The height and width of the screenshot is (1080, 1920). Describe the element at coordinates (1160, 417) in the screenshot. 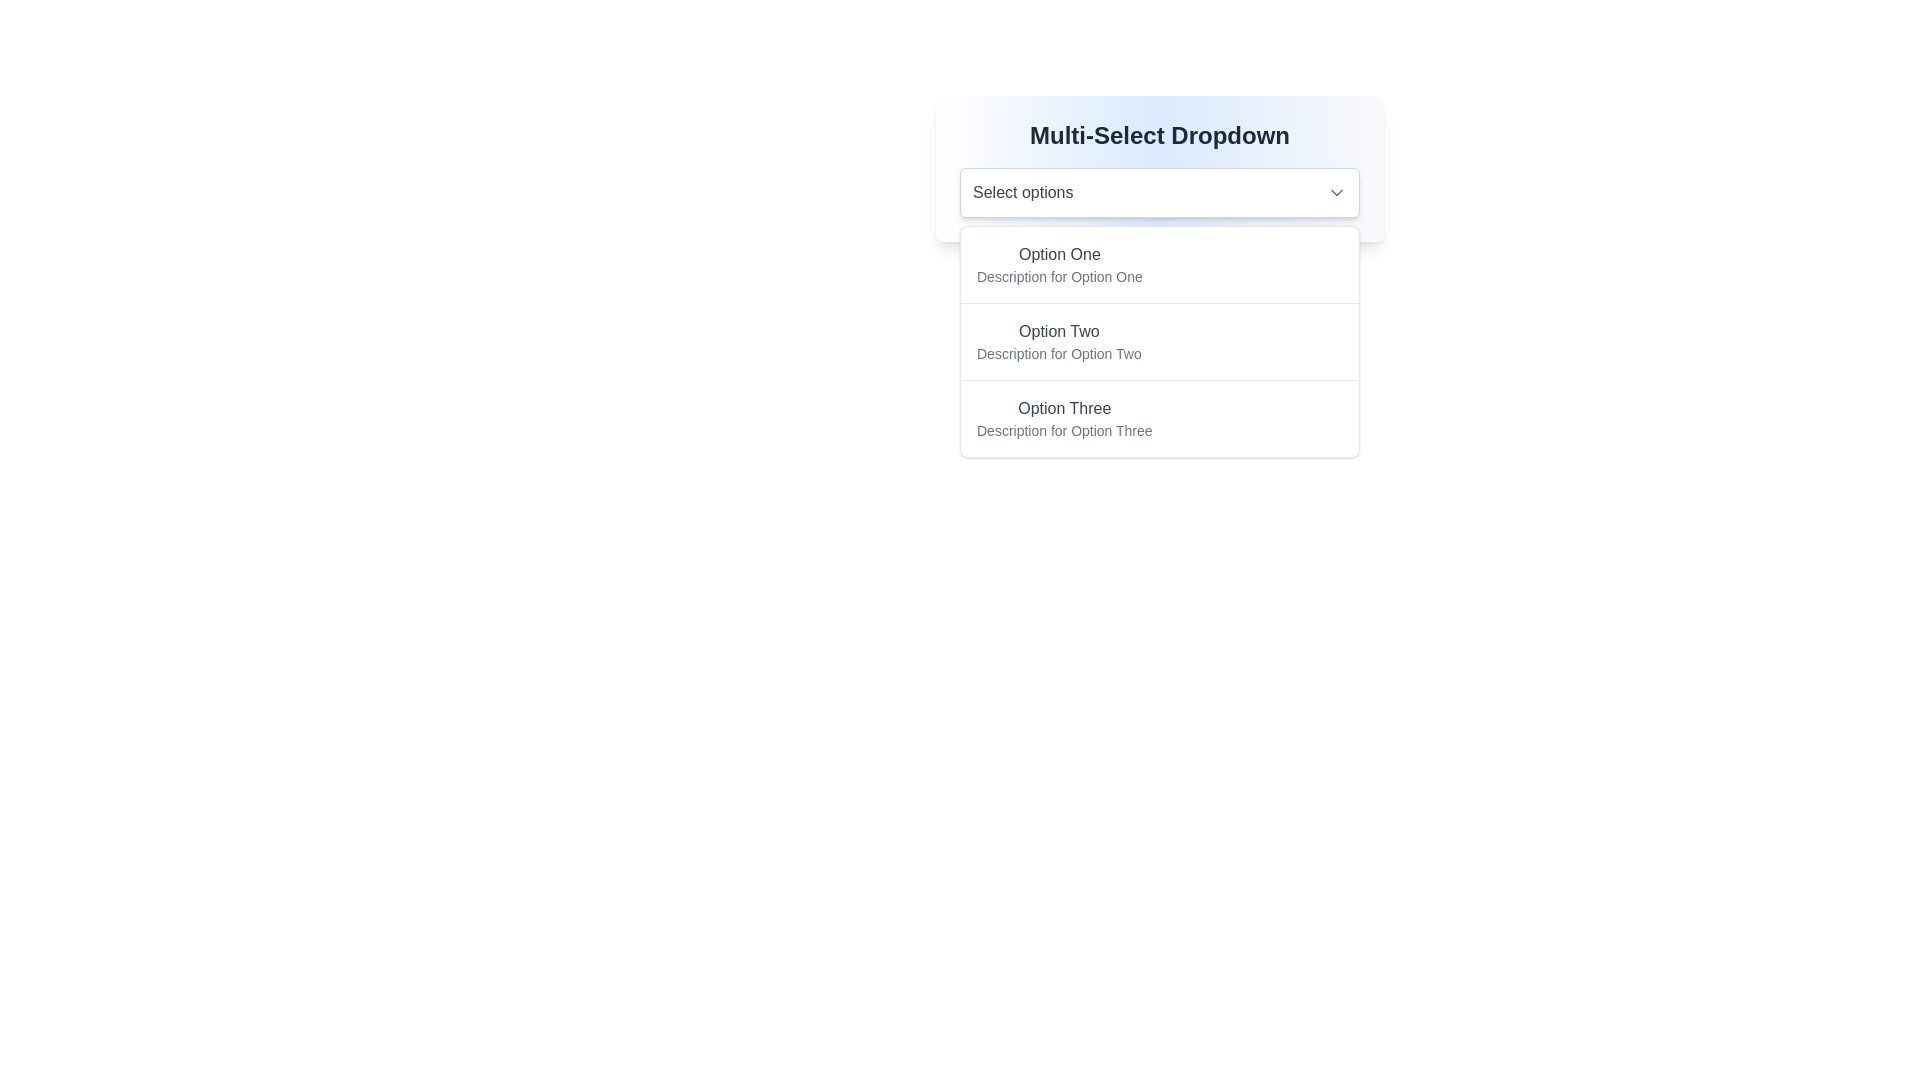

I see `the third option in the 'Multi-Select Dropdown' menu` at that location.